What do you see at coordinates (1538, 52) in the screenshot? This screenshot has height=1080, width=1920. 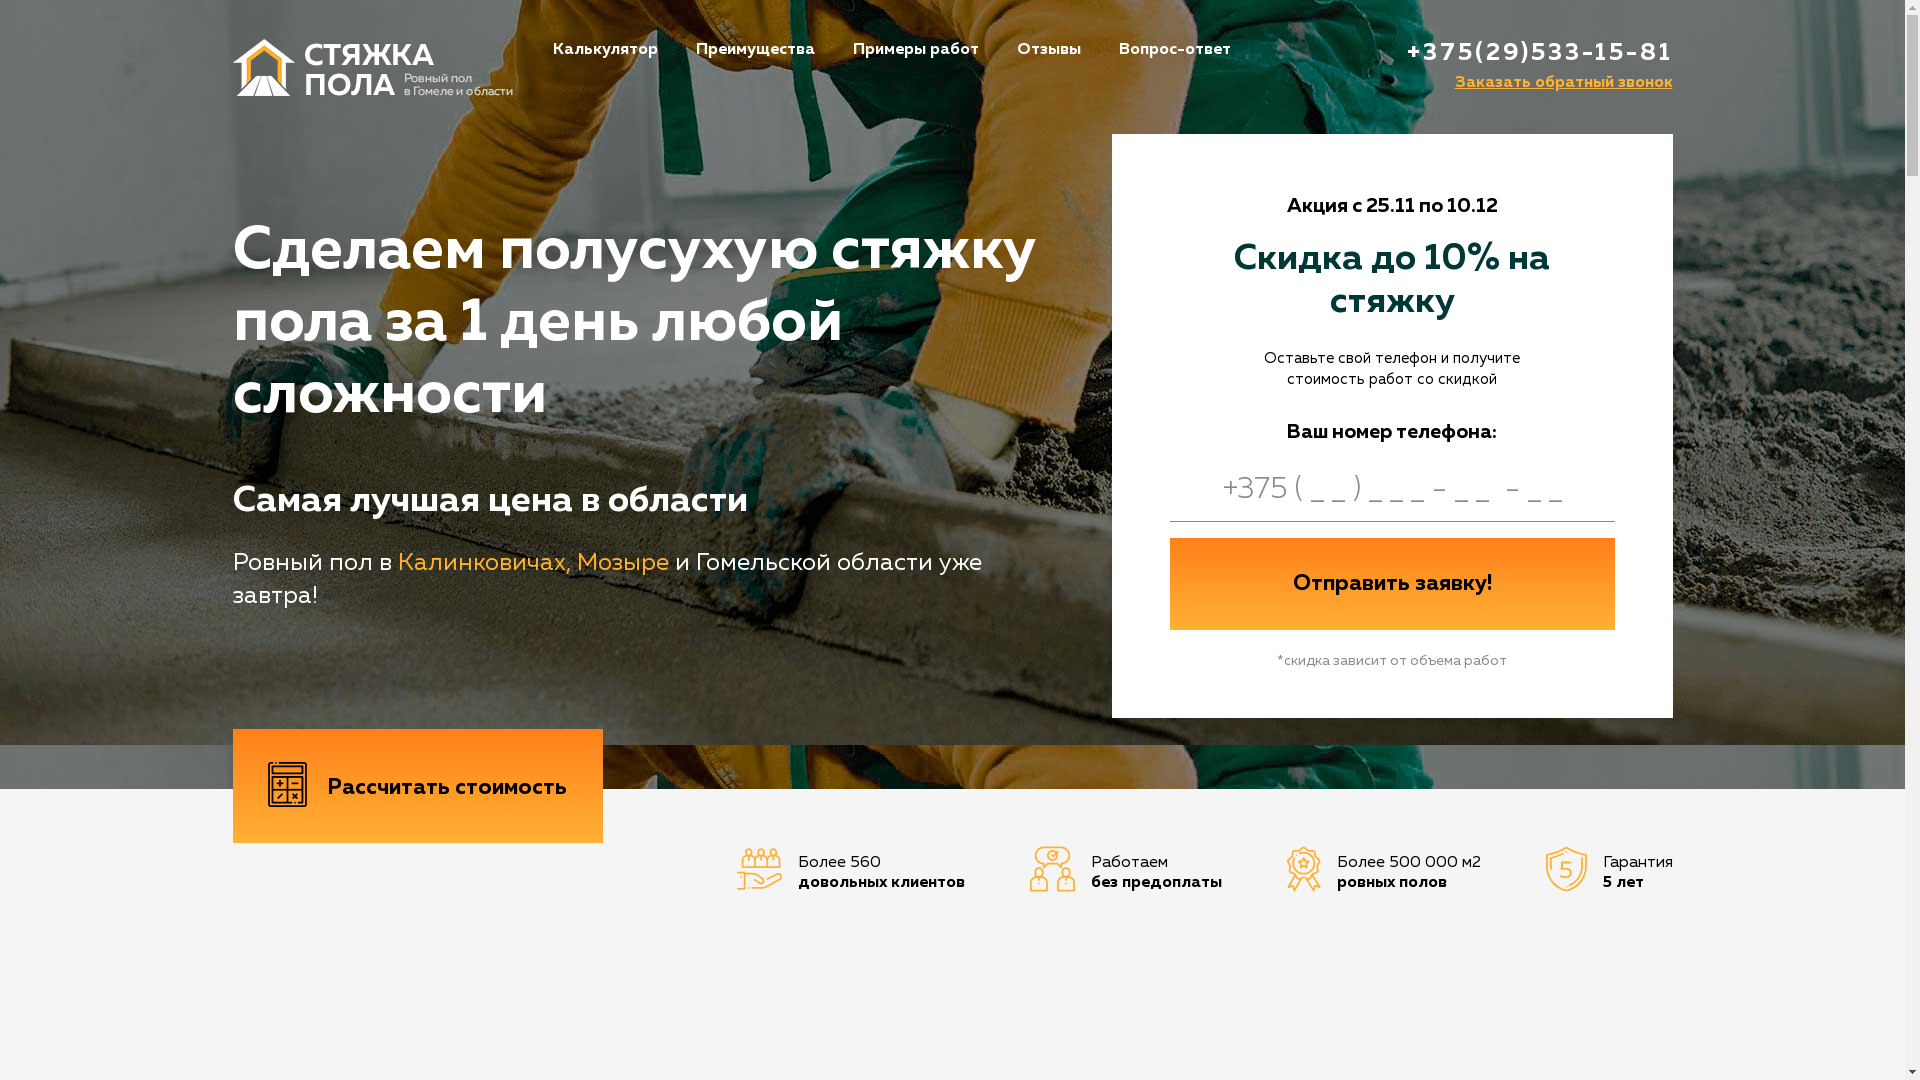 I see `'+375(29)533-15-81'` at bounding box center [1538, 52].